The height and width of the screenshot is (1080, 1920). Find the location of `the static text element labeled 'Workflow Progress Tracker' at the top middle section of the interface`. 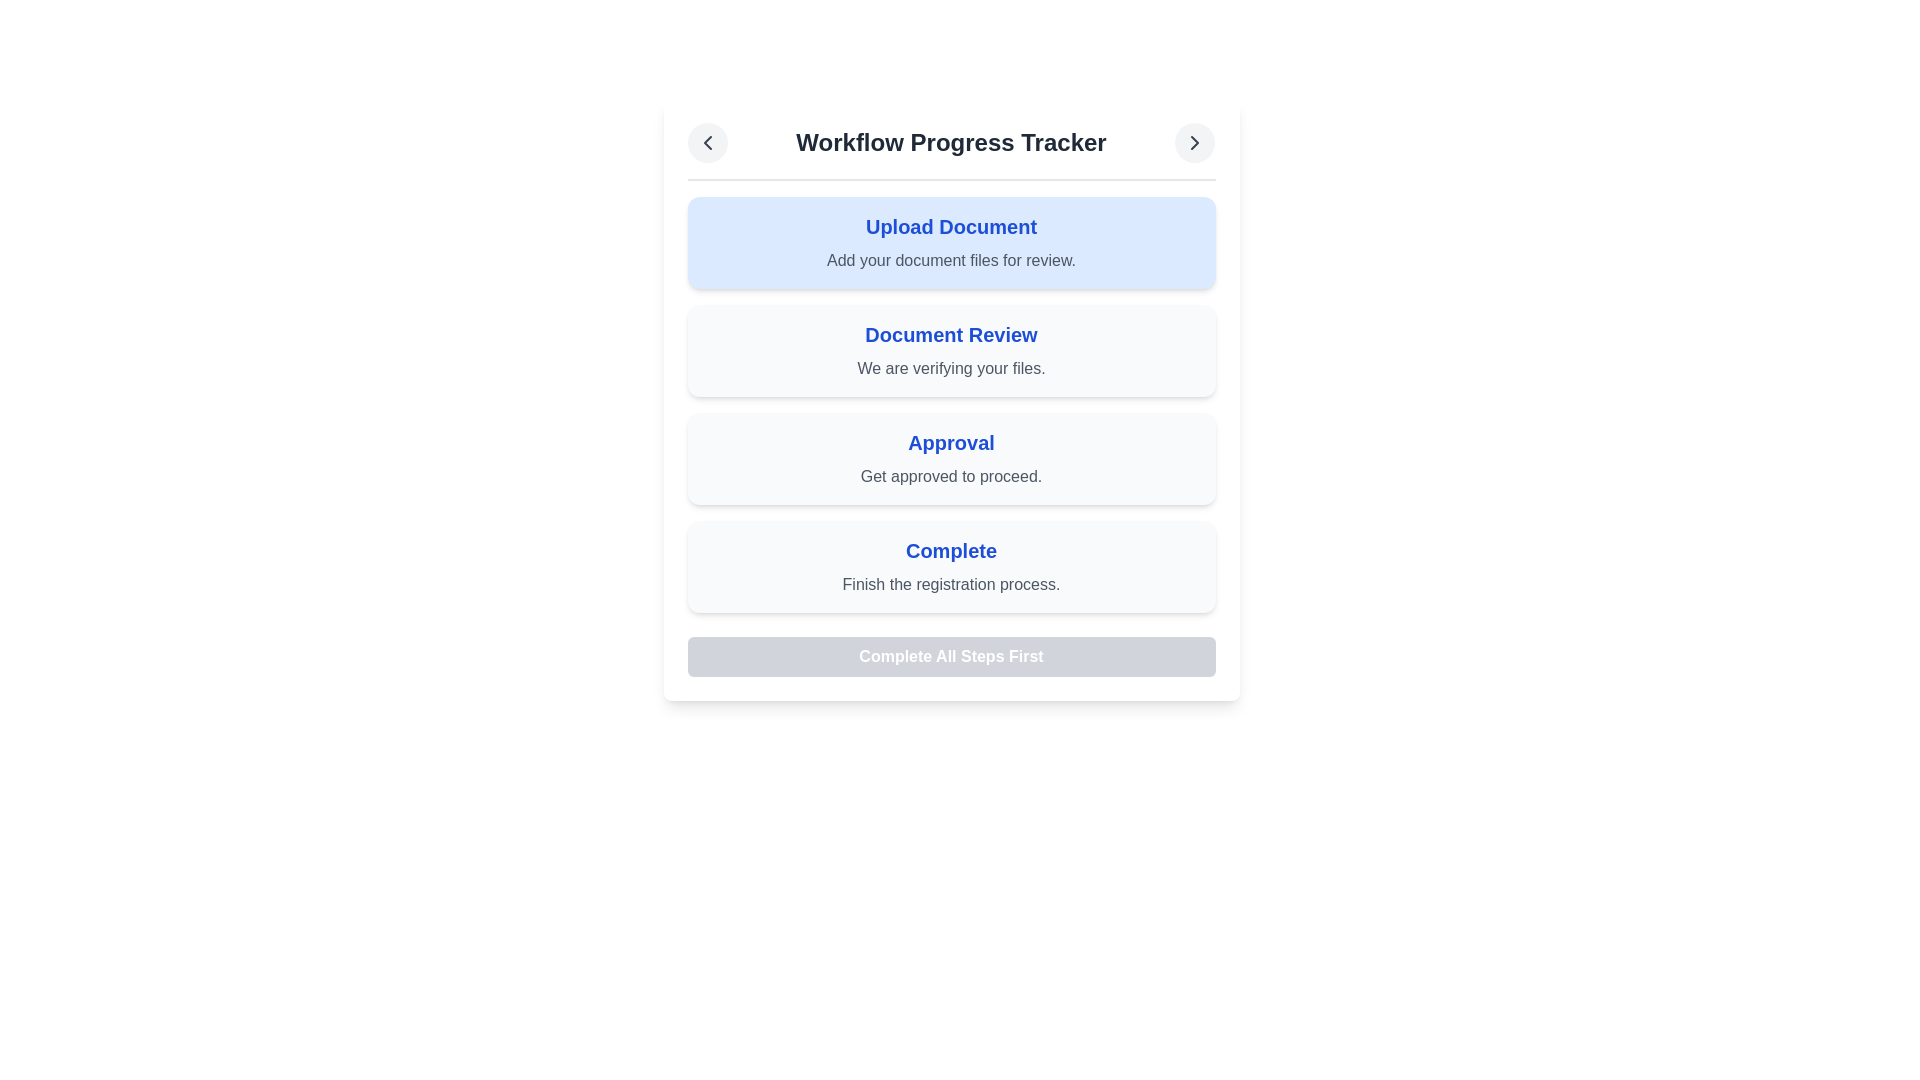

the static text element labeled 'Workflow Progress Tracker' at the top middle section of the interface is located at coordinates (950, 141).